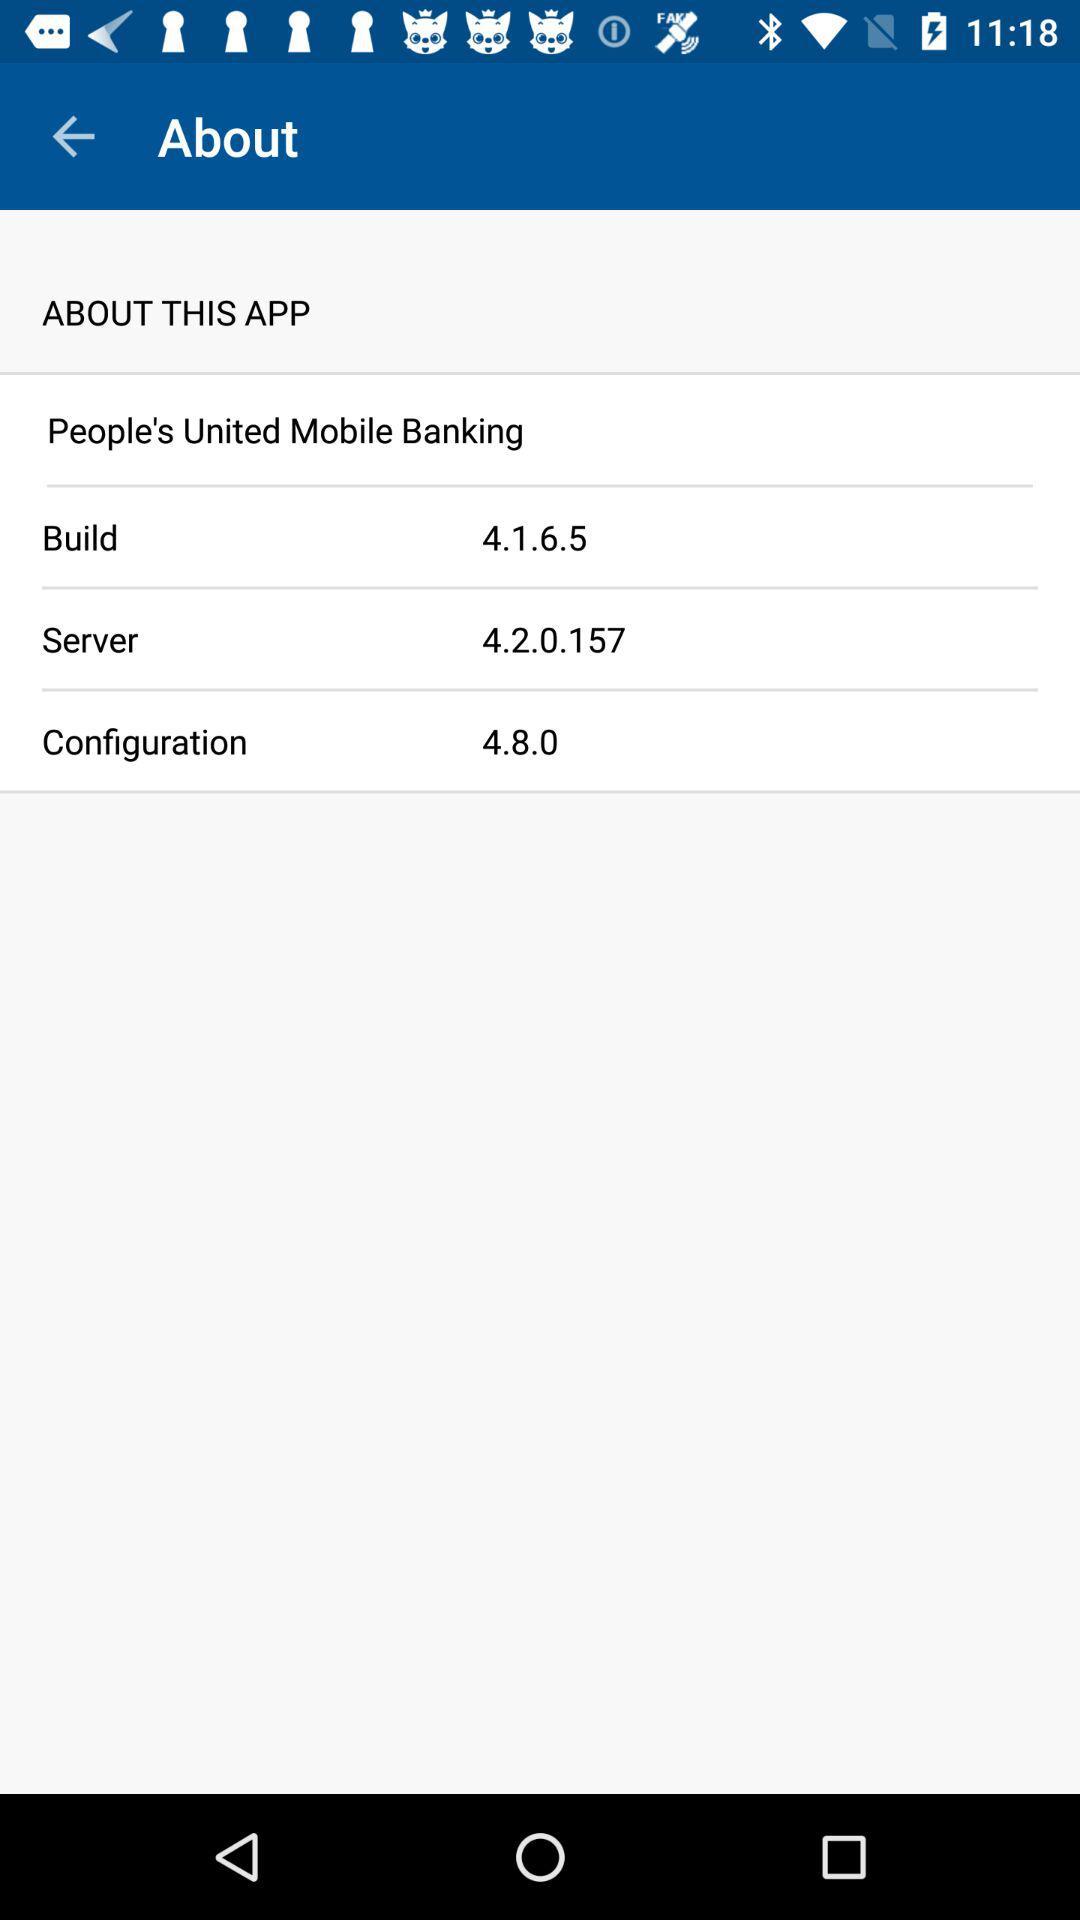 The image size is (1080, 1920). I want to click on icon above about this app item, so click(72, 135).